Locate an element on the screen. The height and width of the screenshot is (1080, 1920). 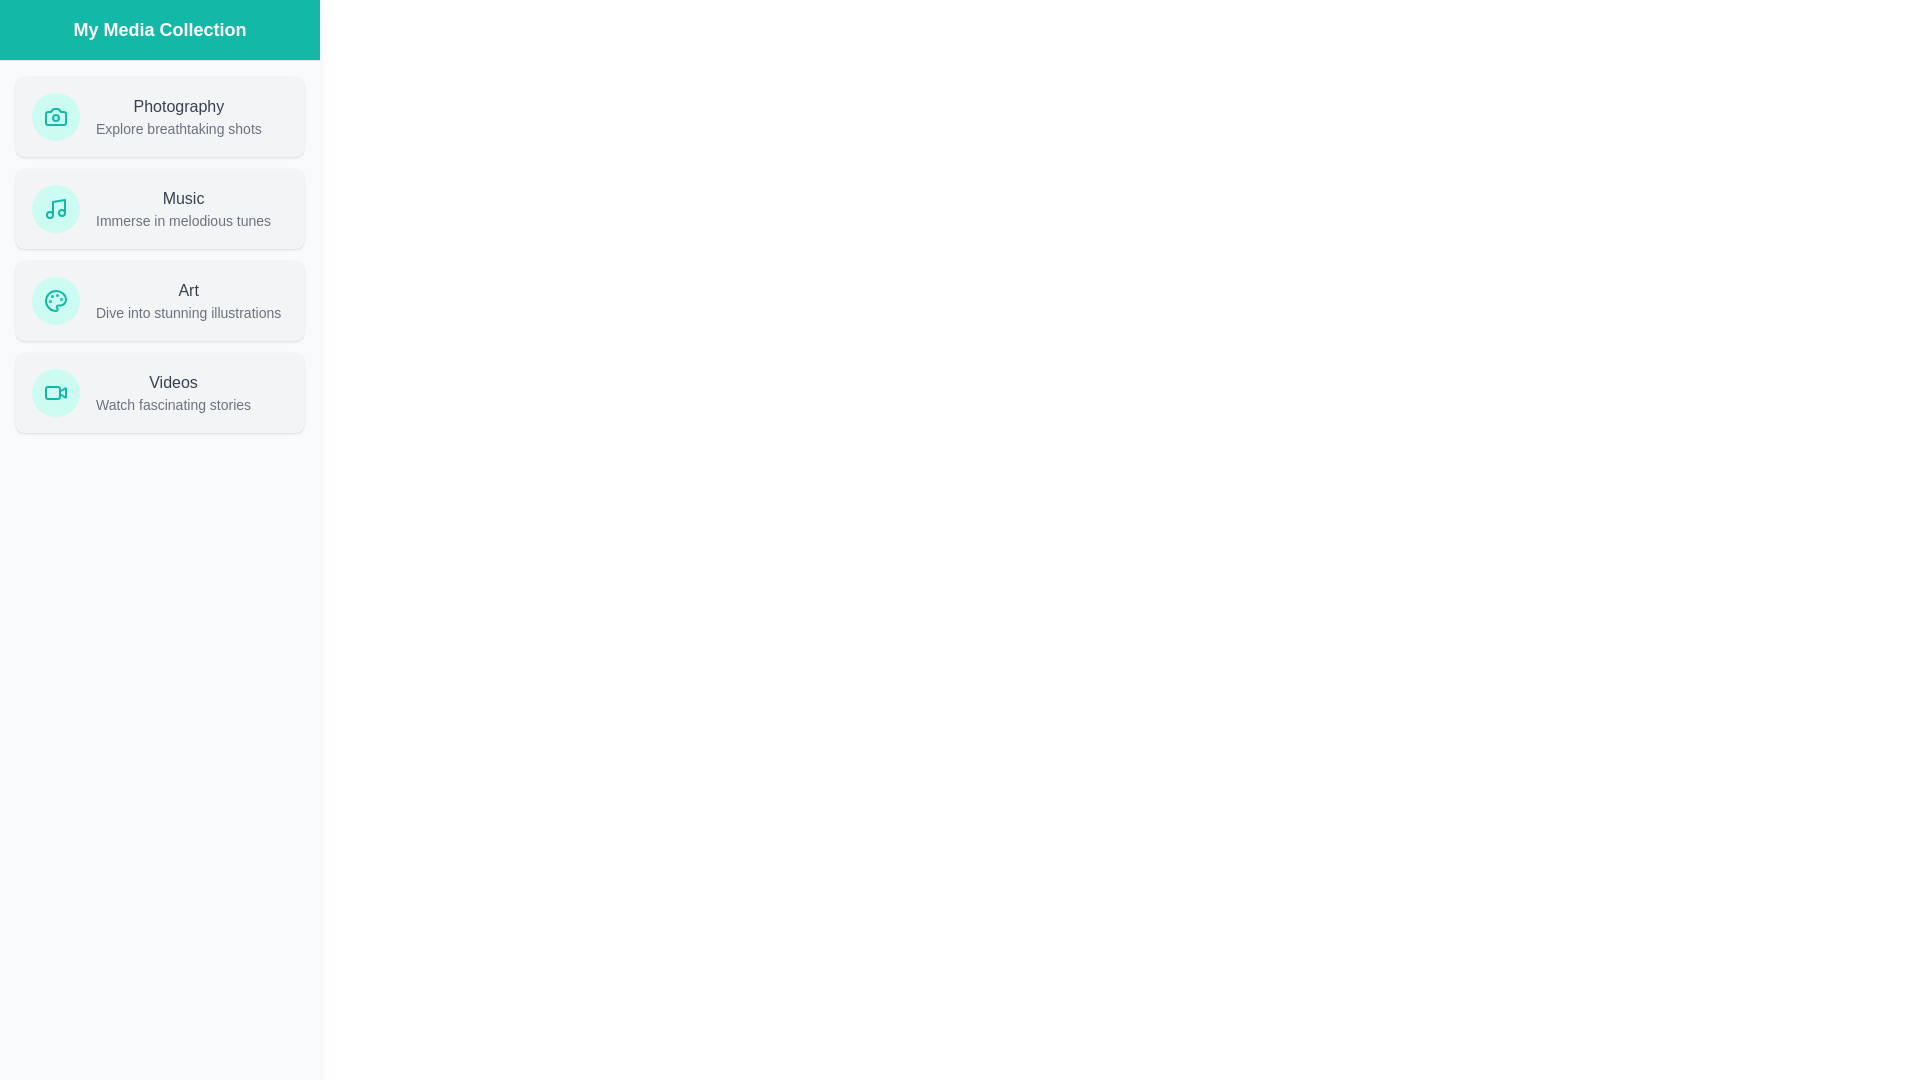
the icon representing Videos in the media collection drawer is located at coordinates (56, 393).